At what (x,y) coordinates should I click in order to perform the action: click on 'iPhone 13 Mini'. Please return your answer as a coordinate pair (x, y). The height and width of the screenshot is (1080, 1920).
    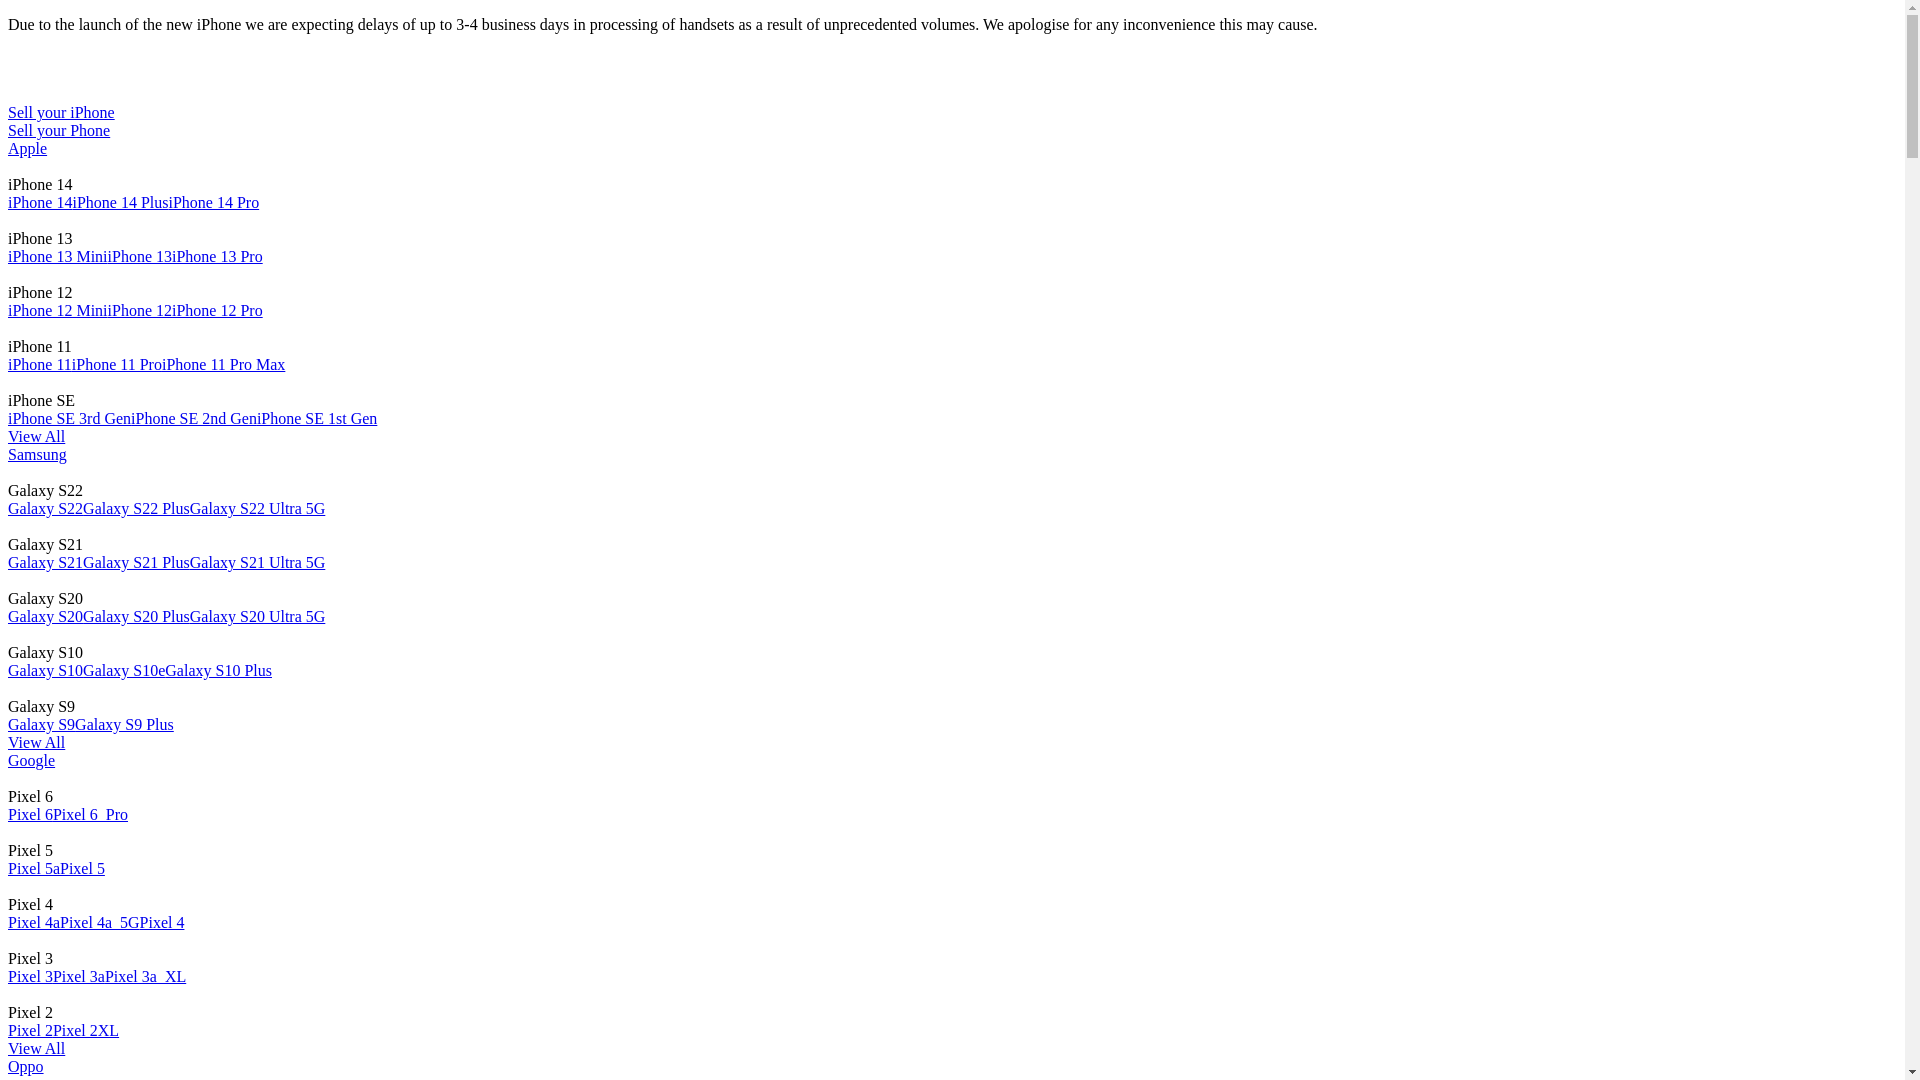
    Looking at the image, I should click on (57, 255).